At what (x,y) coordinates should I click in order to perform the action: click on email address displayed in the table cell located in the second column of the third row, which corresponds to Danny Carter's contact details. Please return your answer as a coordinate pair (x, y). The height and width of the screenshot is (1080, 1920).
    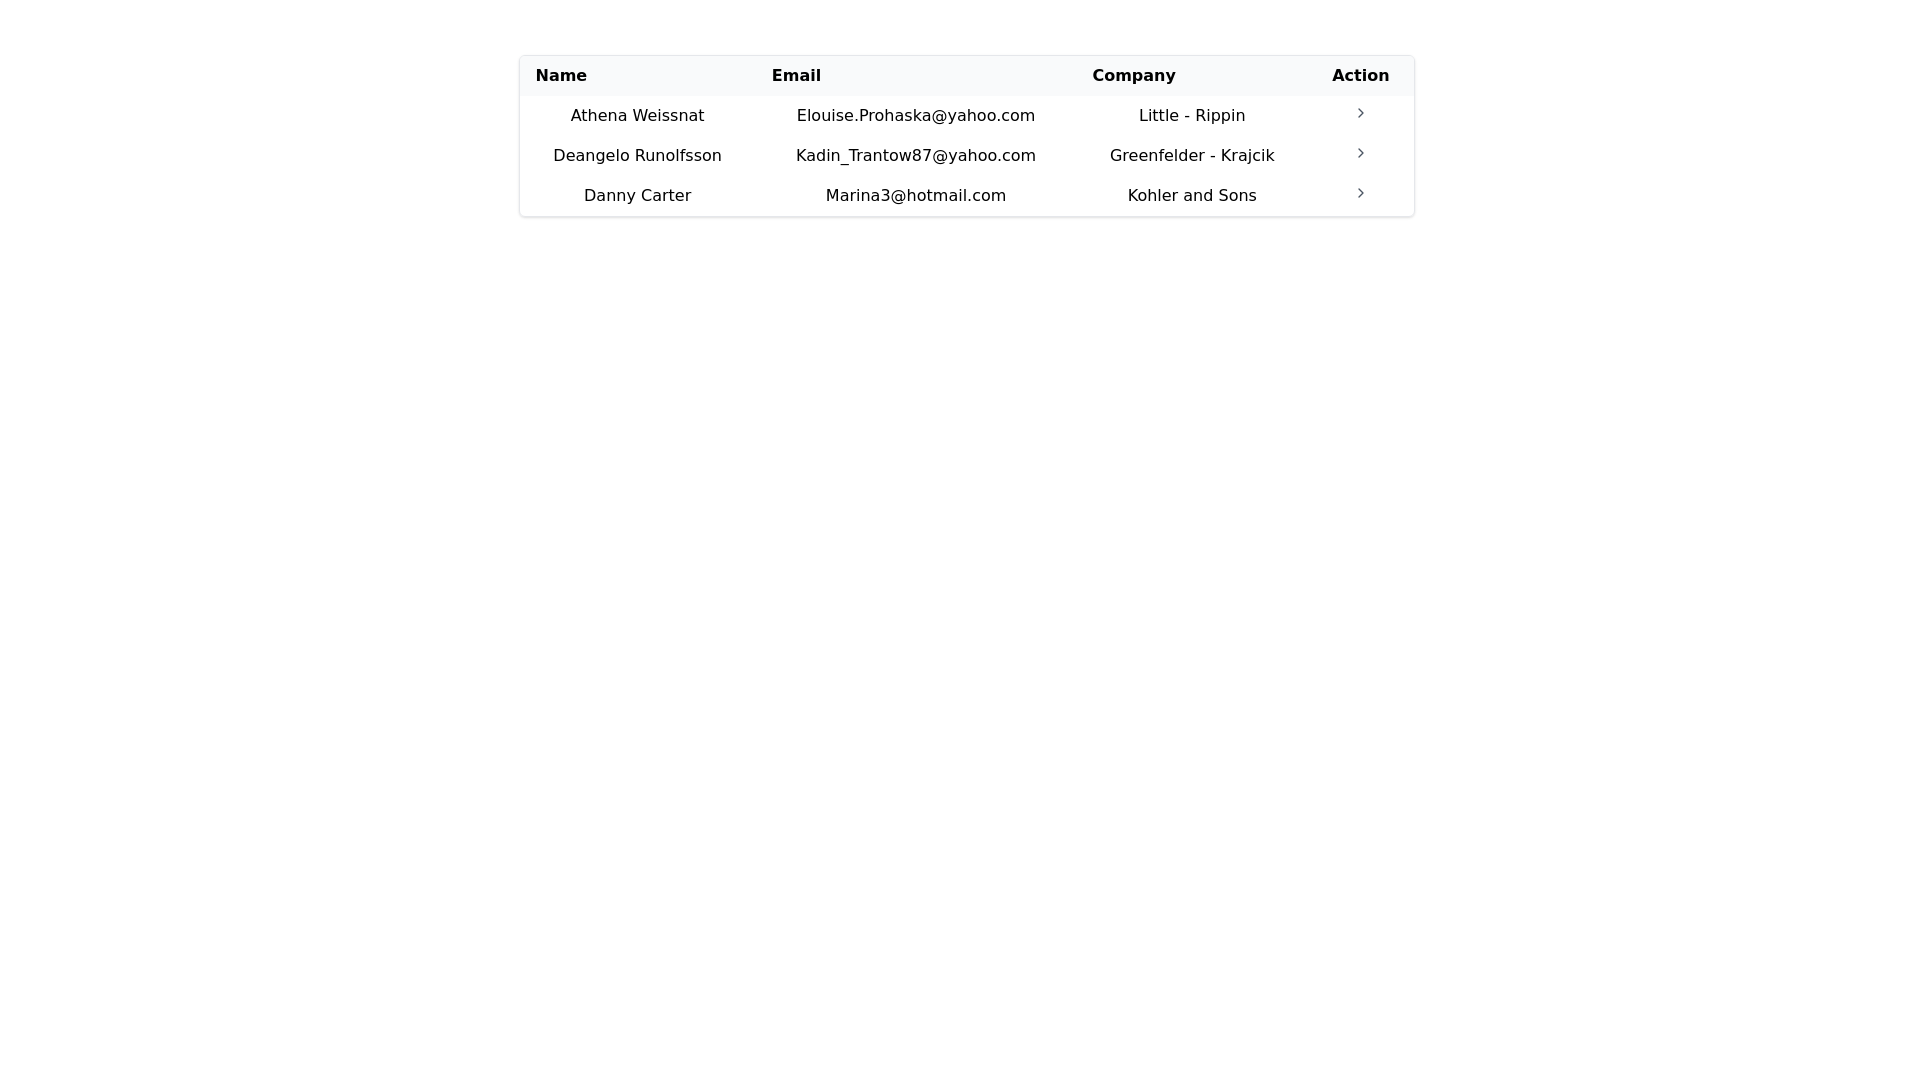
    Looking at the image, I should click on (915, 196).